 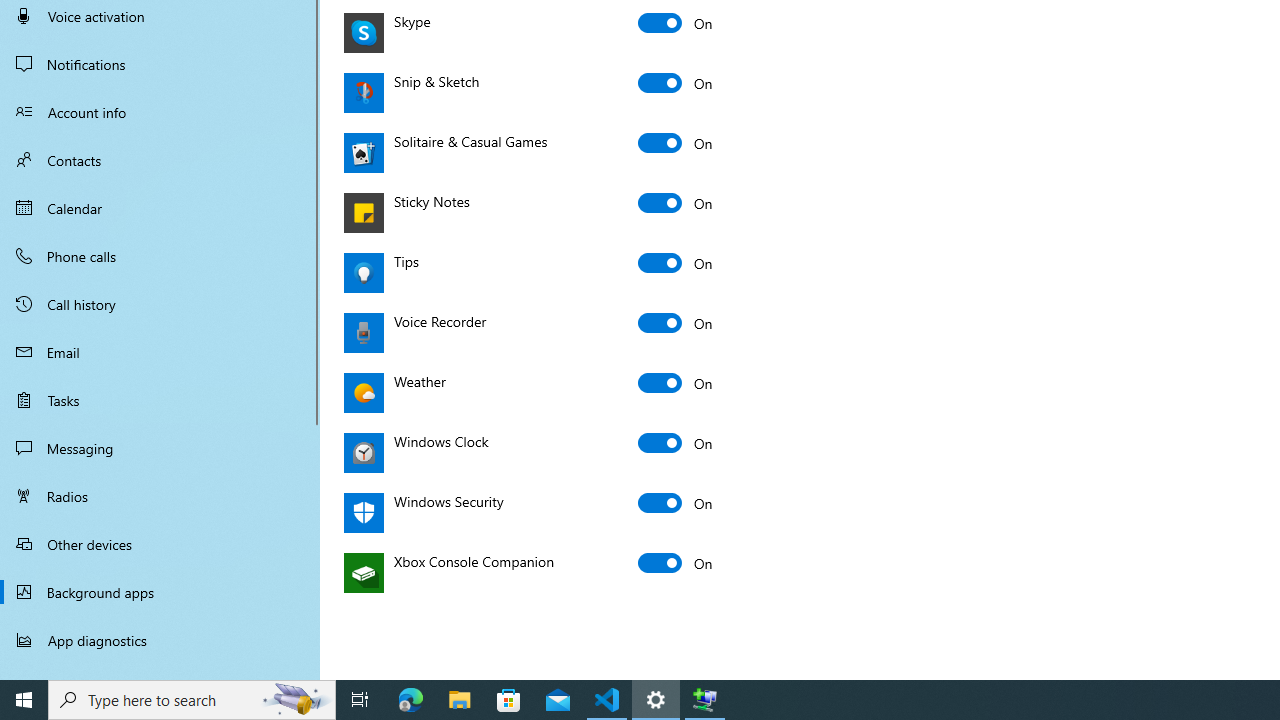 What do you see at coordinates (656, 698) in the screenshot?
I see `'Settings - 1 running window'` at bounding box center [656, 698].